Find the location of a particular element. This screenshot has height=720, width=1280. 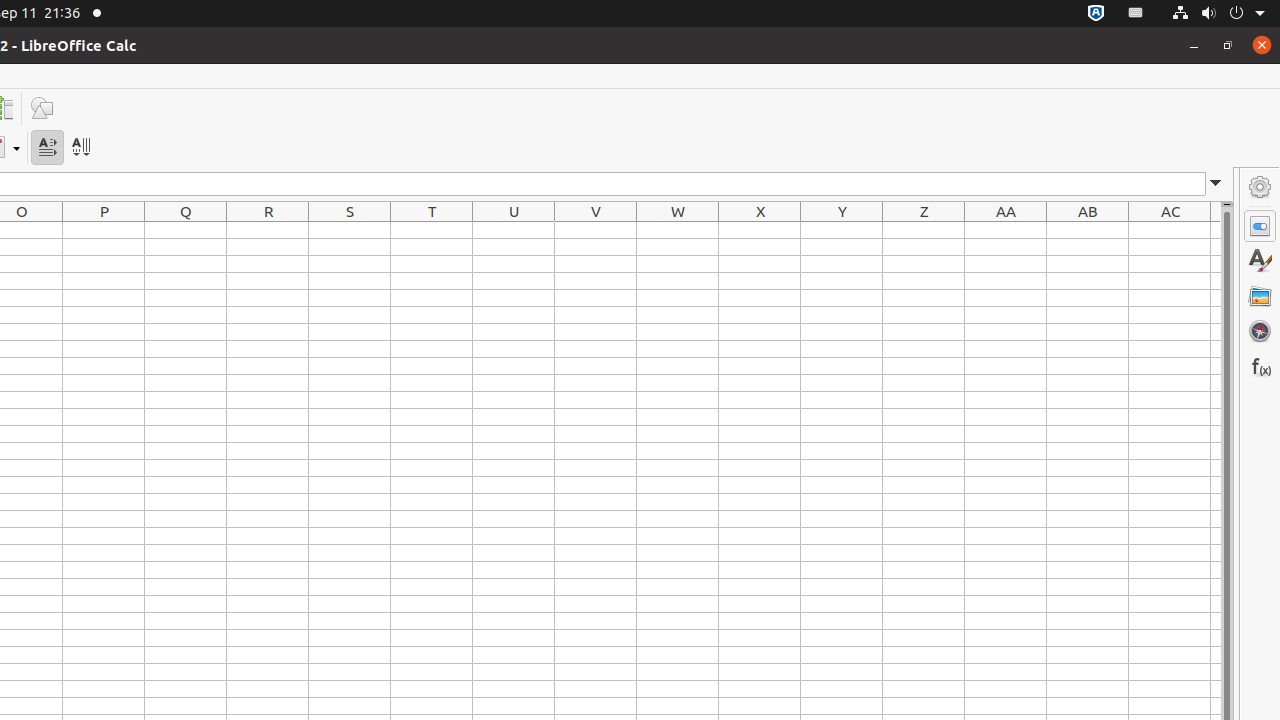

'P1' is located at coordinates (103, 229).